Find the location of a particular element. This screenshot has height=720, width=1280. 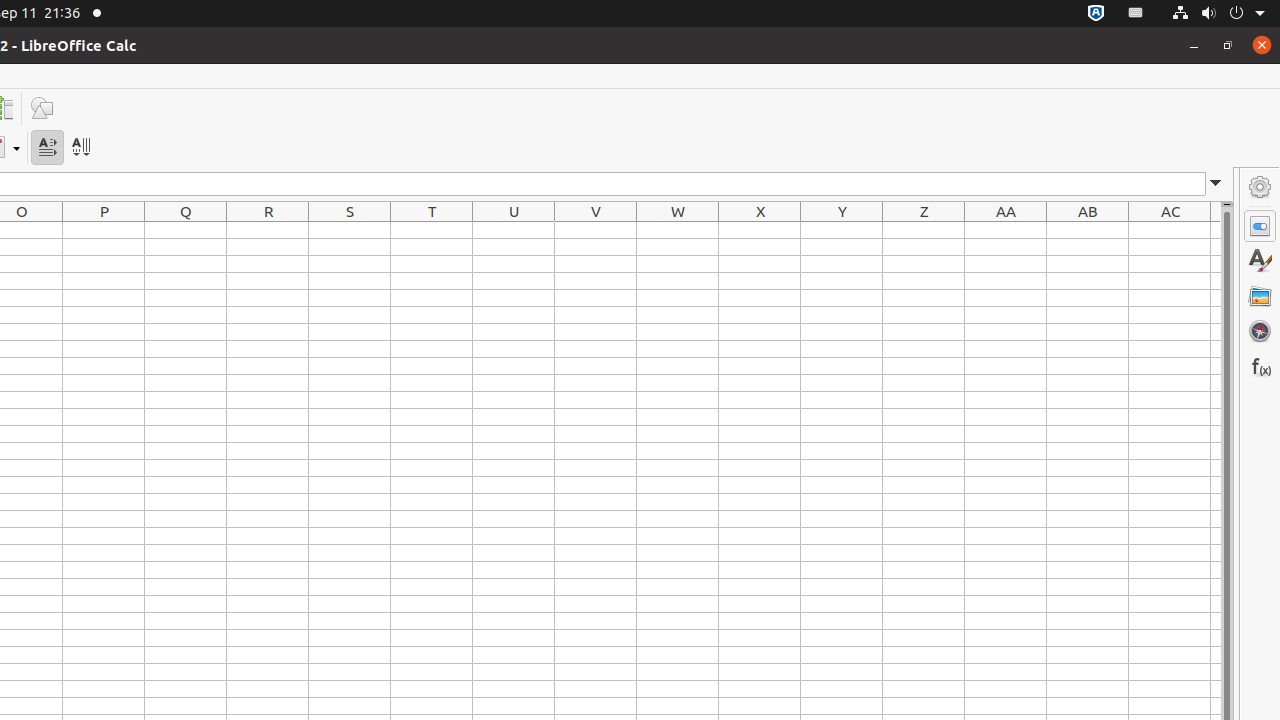

'P1' is located at coordinates (103, 229).